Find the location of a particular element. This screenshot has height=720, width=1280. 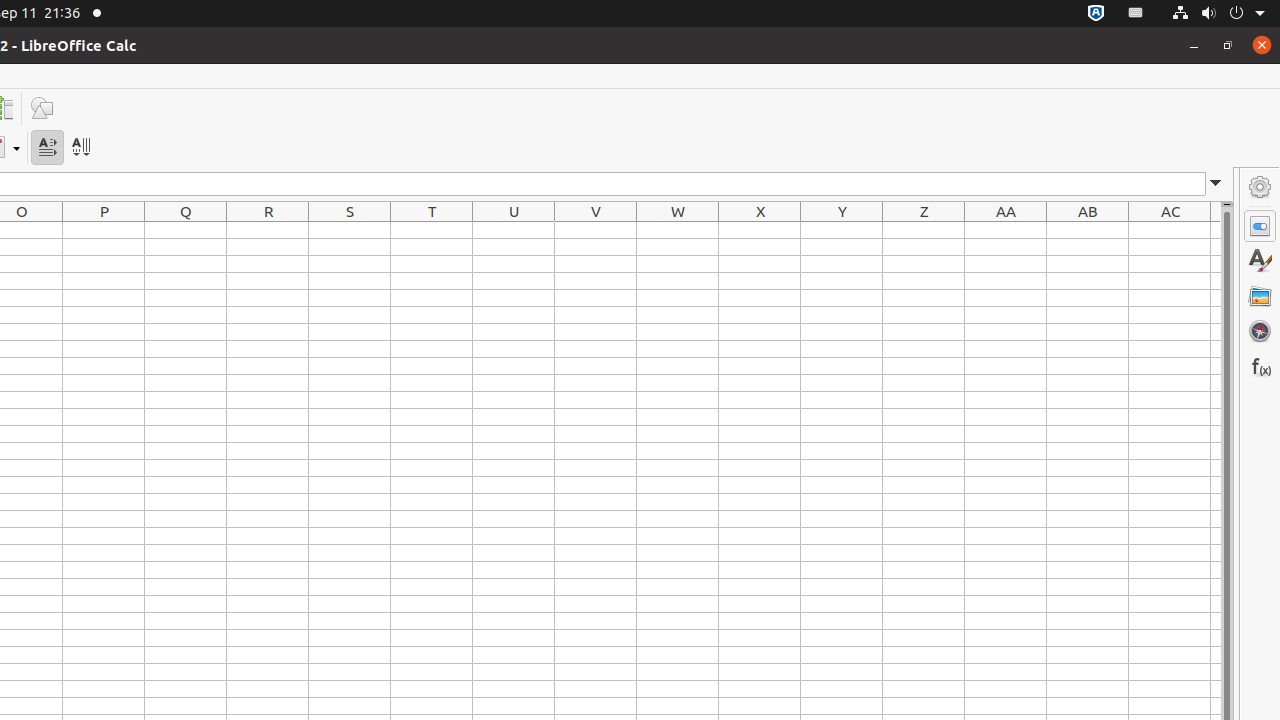

'P1' is located at coordinates (103, 229).